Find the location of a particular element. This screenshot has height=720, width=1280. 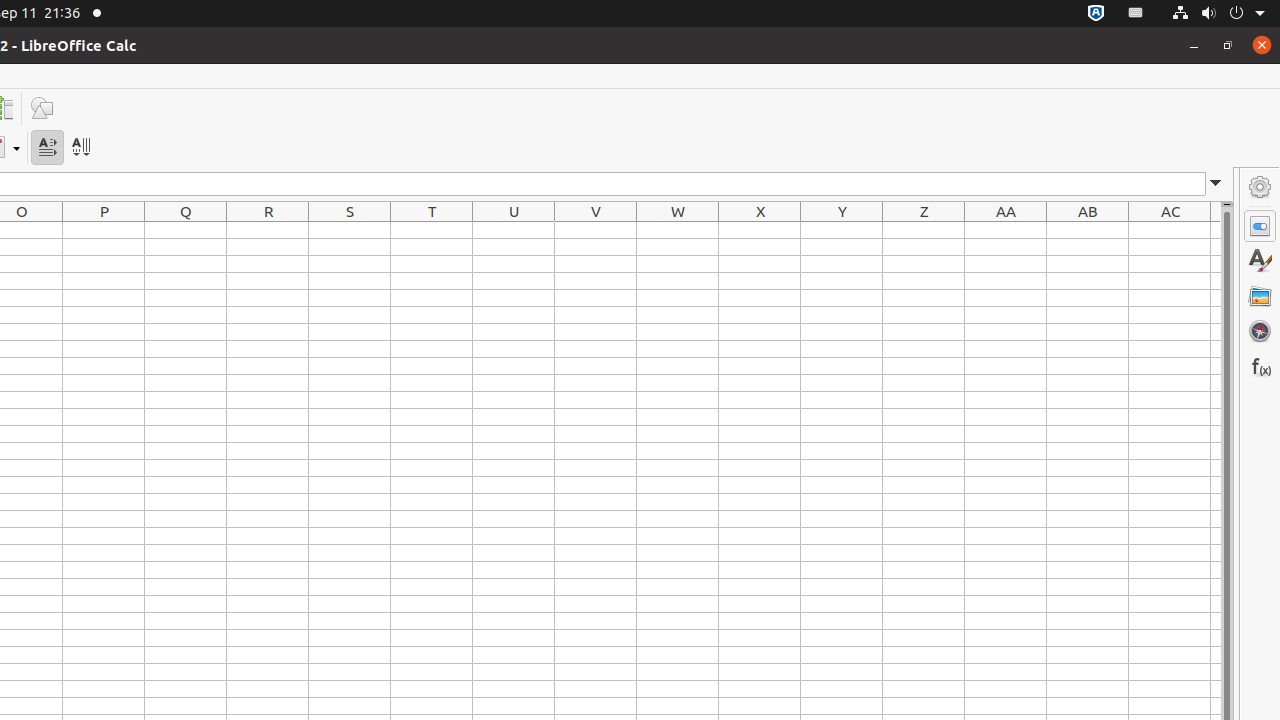

'P1' is located at coordinates (103, 229).